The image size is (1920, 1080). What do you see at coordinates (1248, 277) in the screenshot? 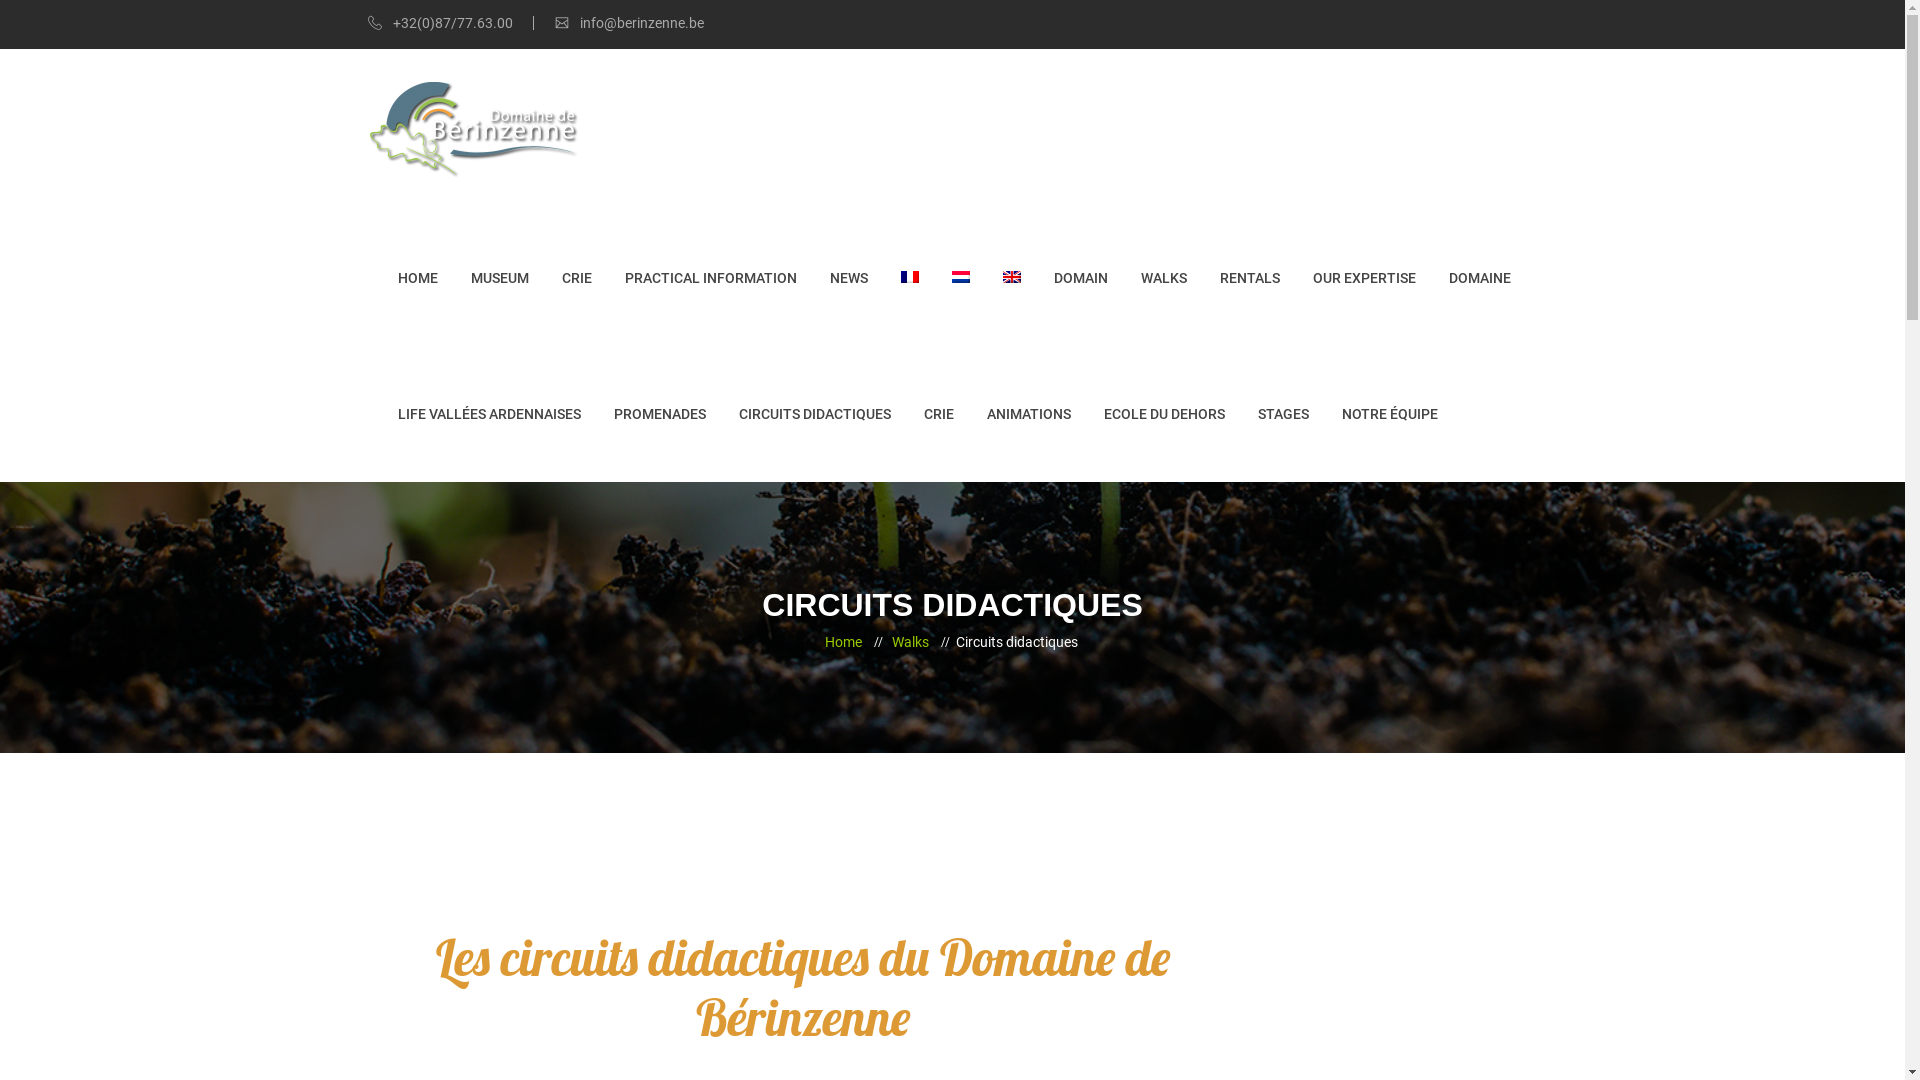
I see `'RENTALS'` at bounding box center [1248, 277].